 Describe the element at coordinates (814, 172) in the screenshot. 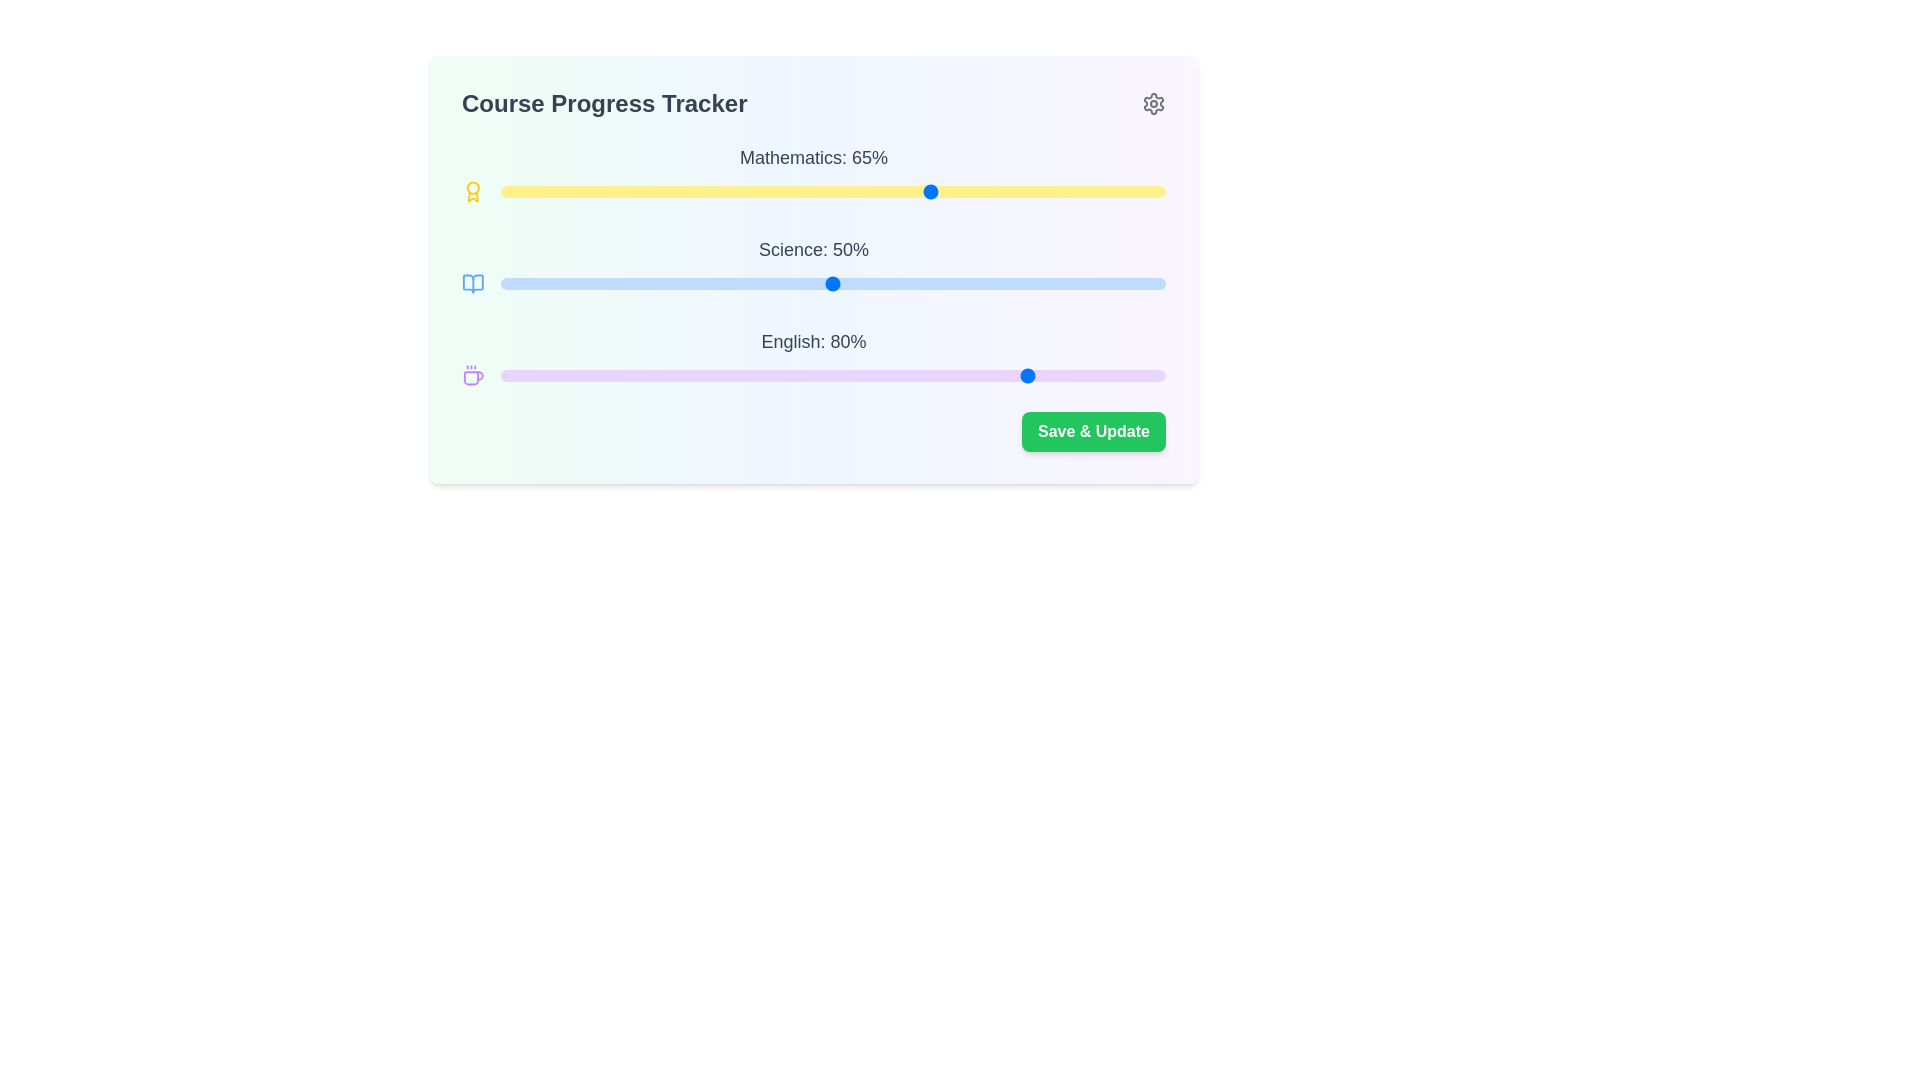

I see `the yellow progress bar labeled 'Mathematics: 65%' to adjust the percentage by clicking on it` at that location.